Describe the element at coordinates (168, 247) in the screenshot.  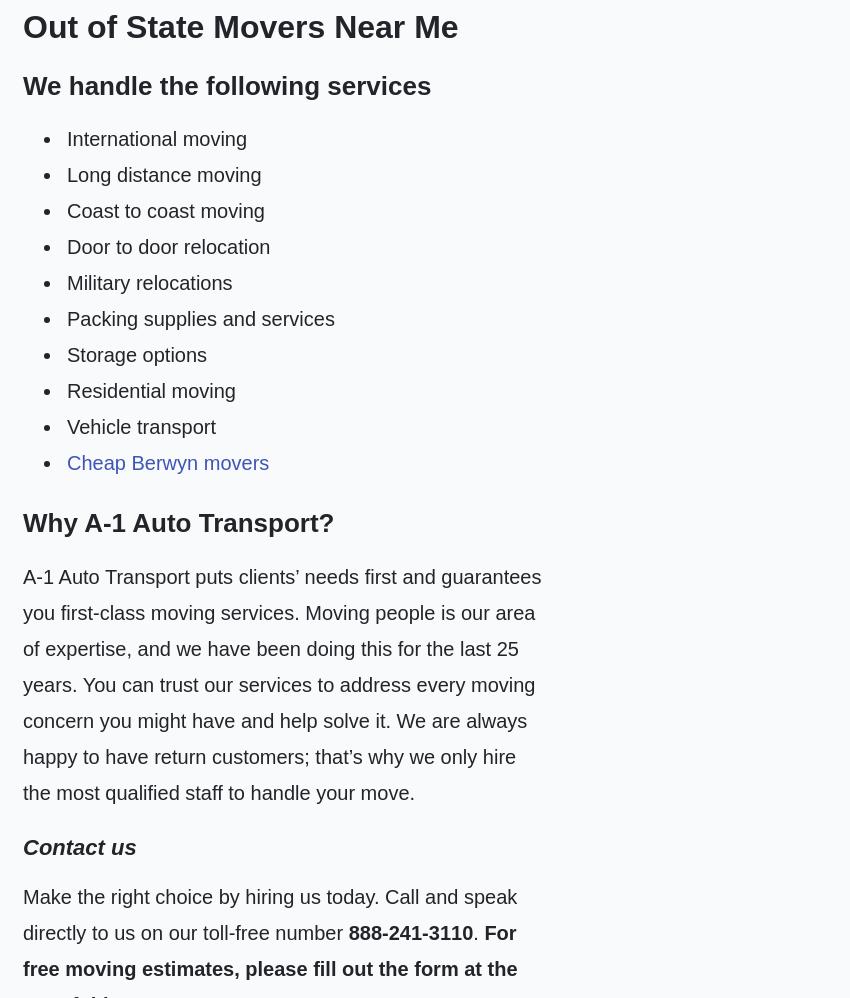
I see `'Door to door relocation'` at that location.